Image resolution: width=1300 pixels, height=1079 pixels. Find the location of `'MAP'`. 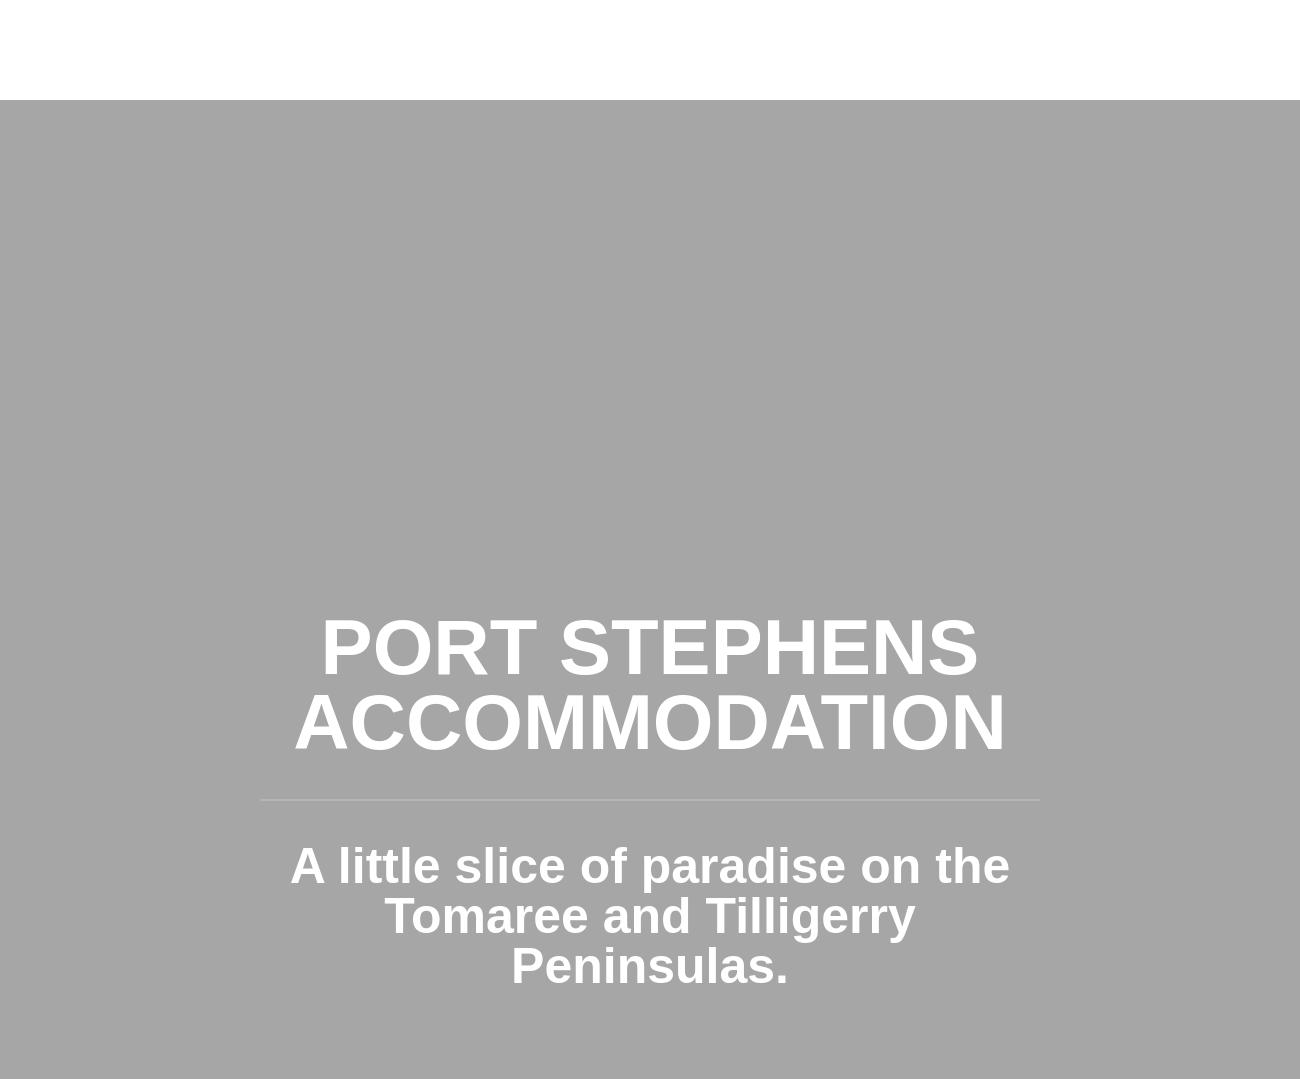

'MAP' is located at coordinates (1083, 395).